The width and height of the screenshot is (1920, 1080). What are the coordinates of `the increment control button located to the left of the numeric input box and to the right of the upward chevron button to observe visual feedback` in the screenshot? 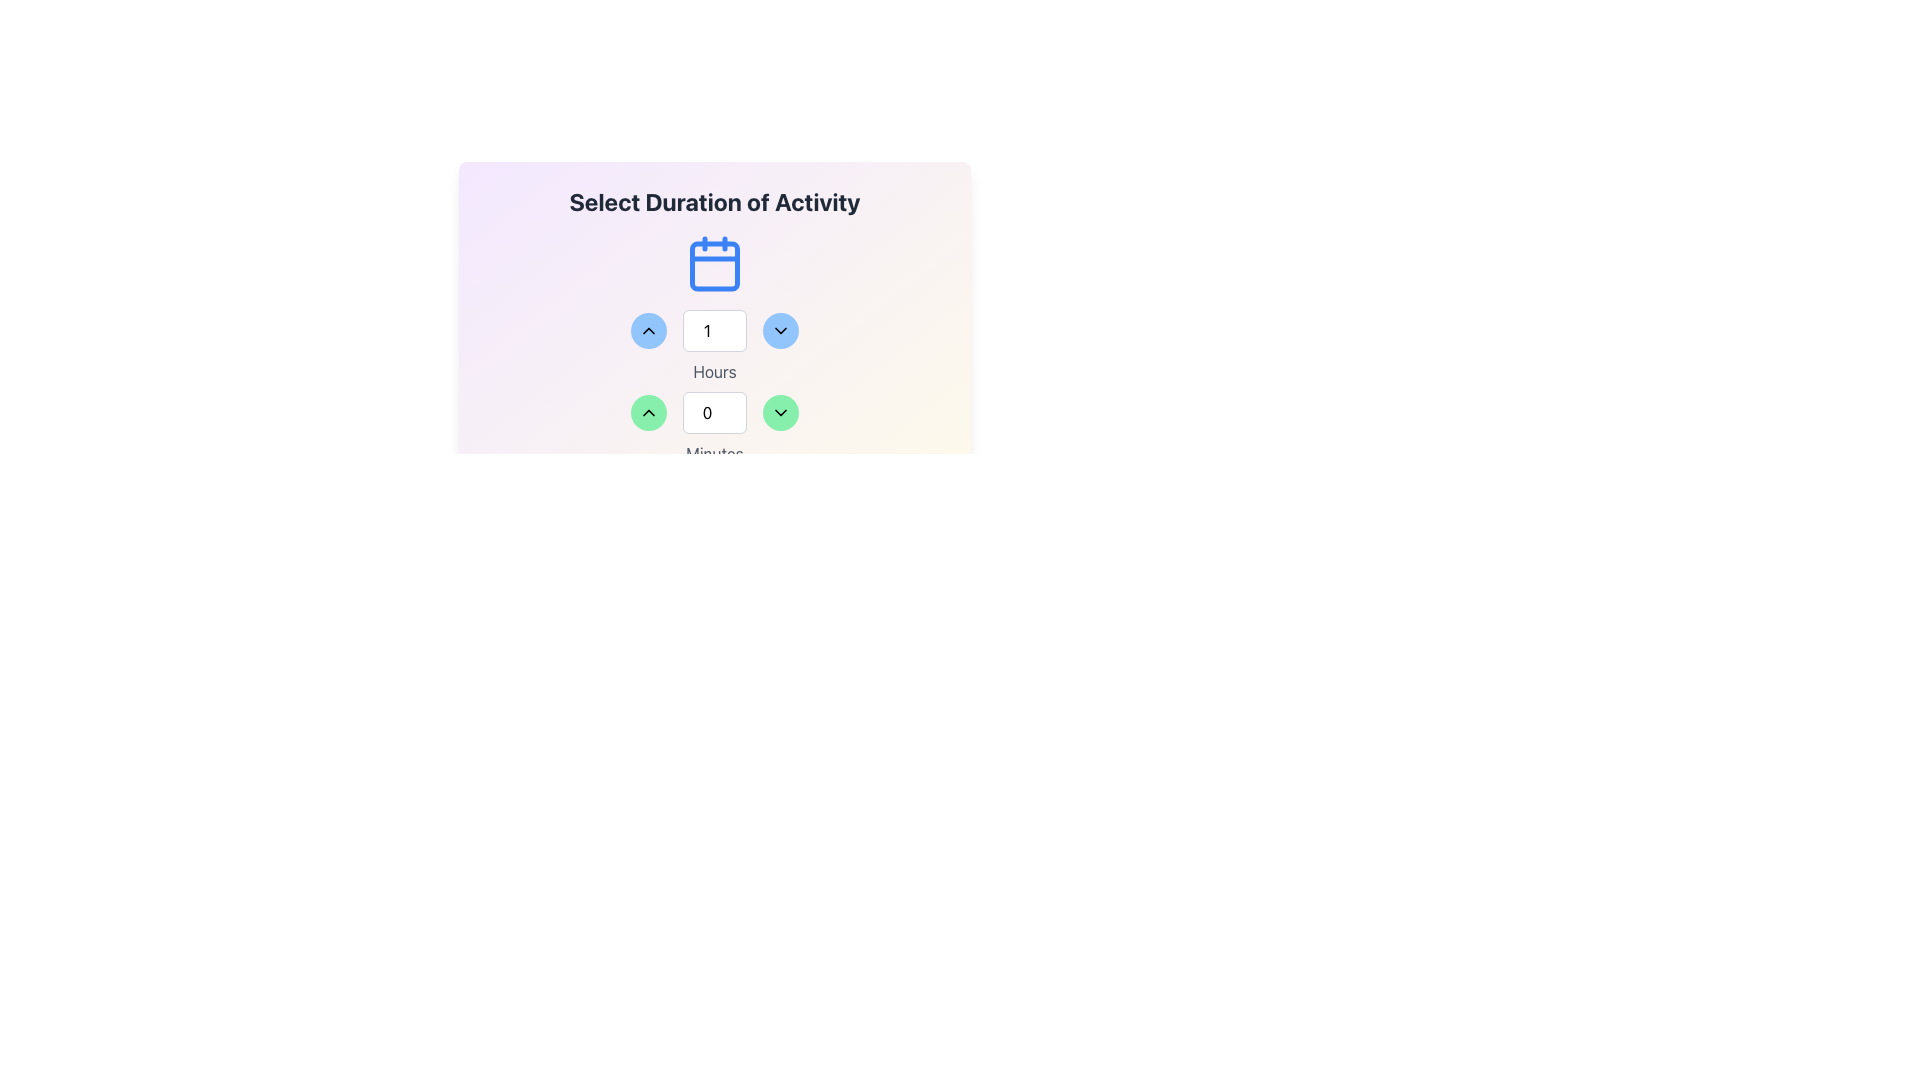 It's located at (648, 411).